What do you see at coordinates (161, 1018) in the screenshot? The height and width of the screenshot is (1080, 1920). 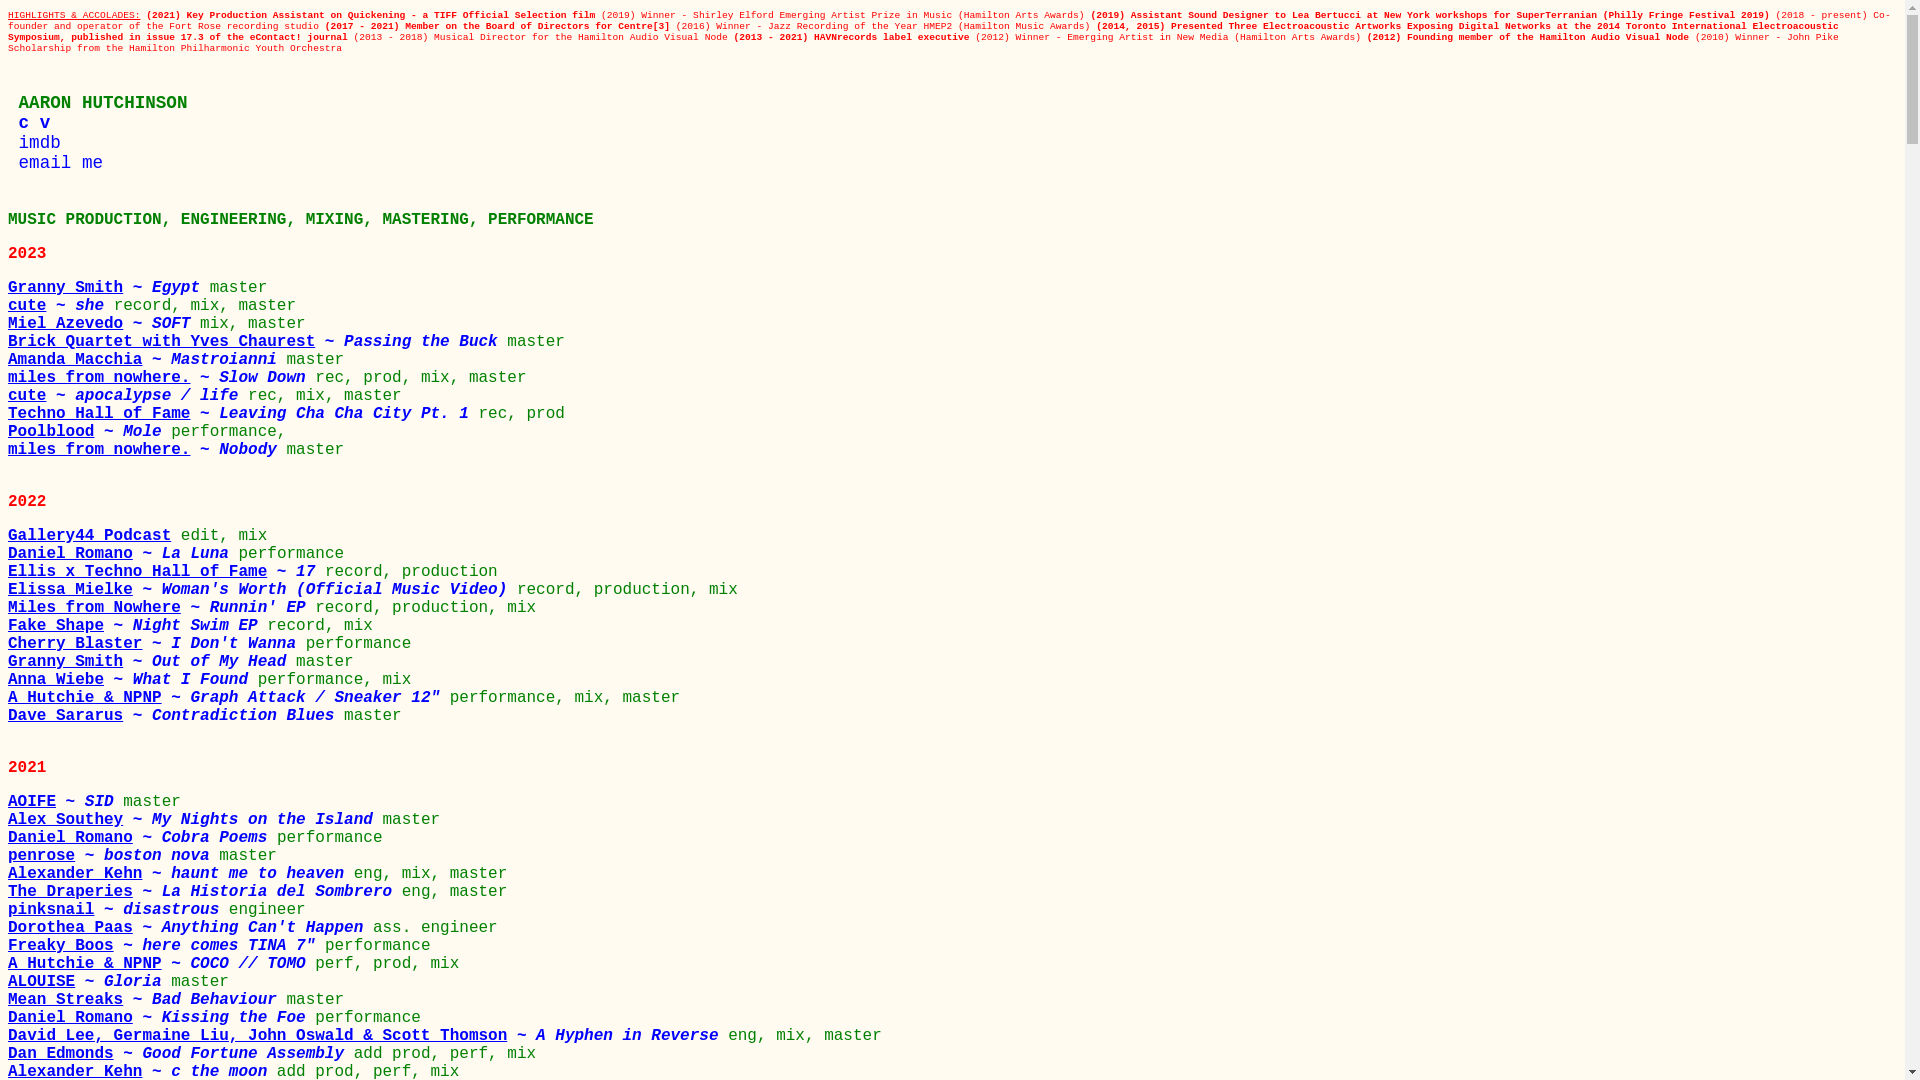 I see `'Daniel Romano ~ Kissing the Foe'` at bounding box center [161, 1018].